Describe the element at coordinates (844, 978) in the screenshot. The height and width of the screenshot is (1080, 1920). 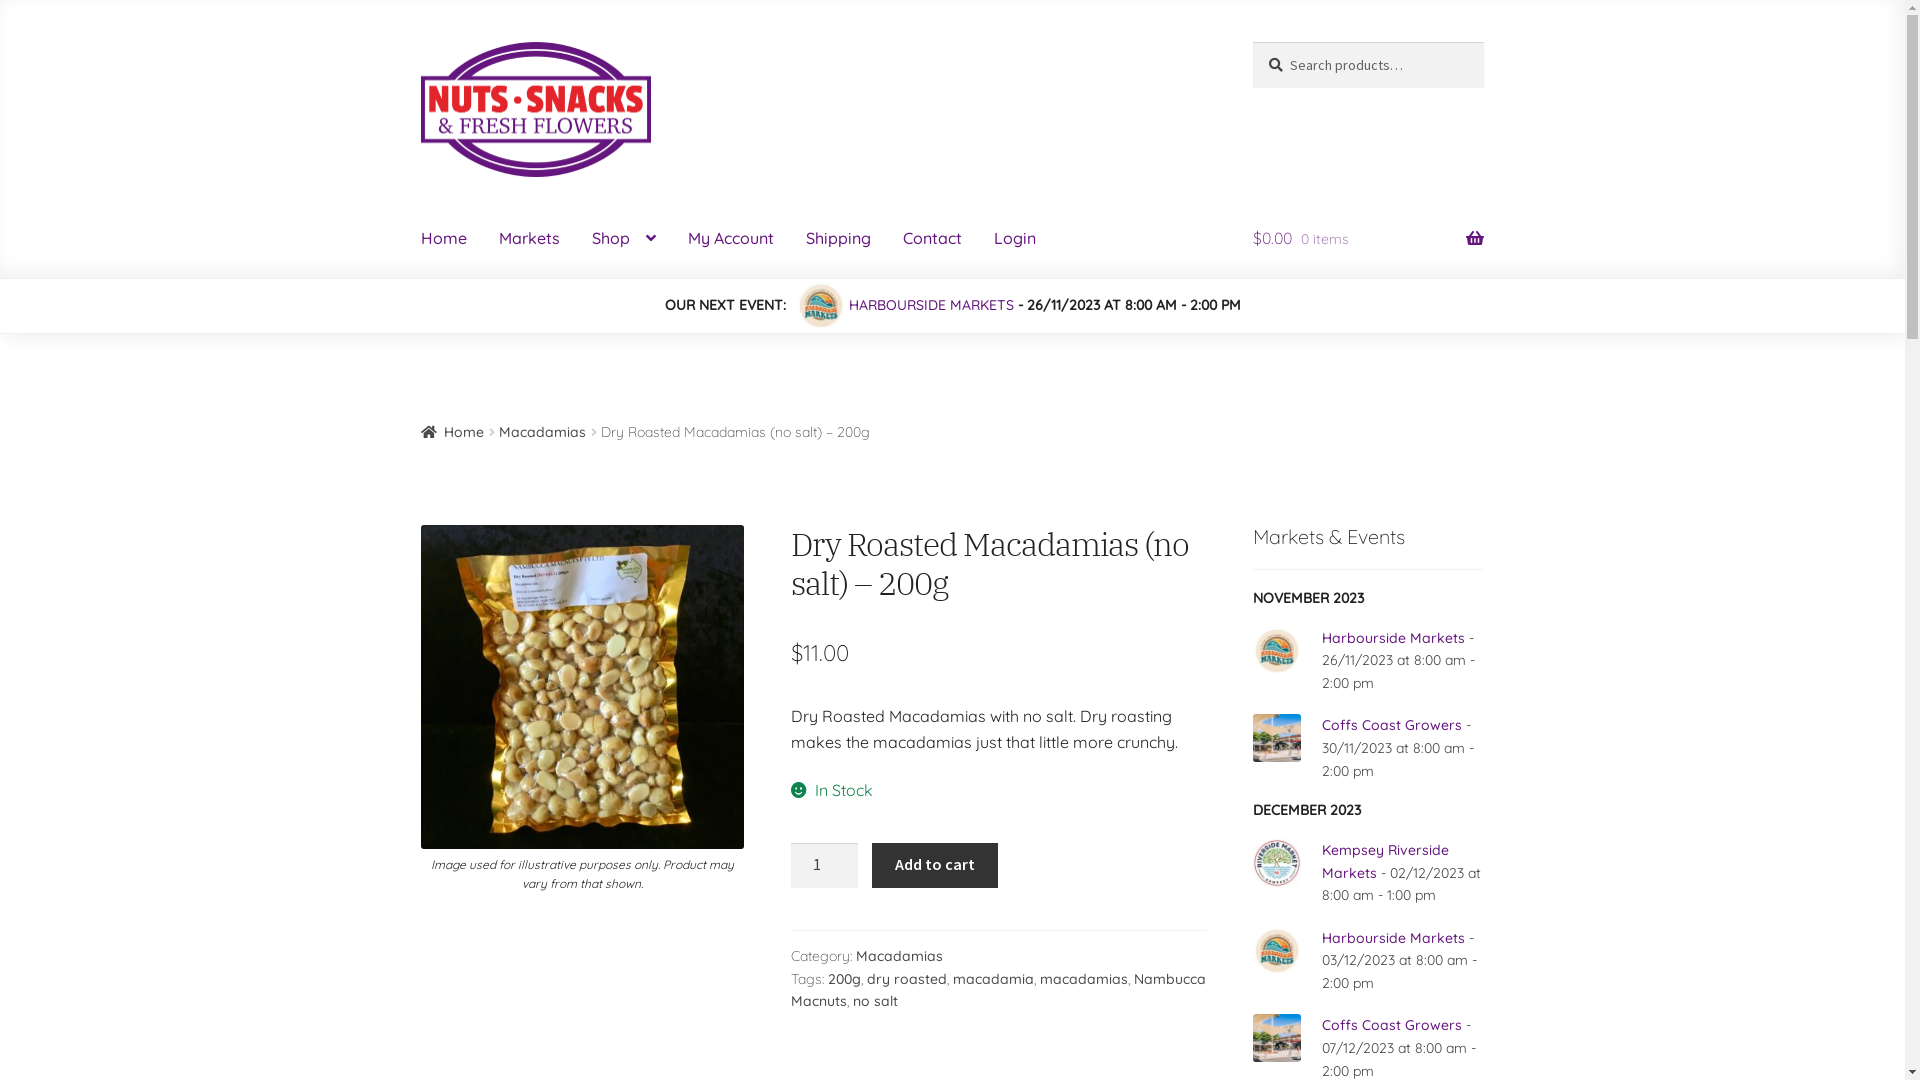
I see `'200g'` at that location.